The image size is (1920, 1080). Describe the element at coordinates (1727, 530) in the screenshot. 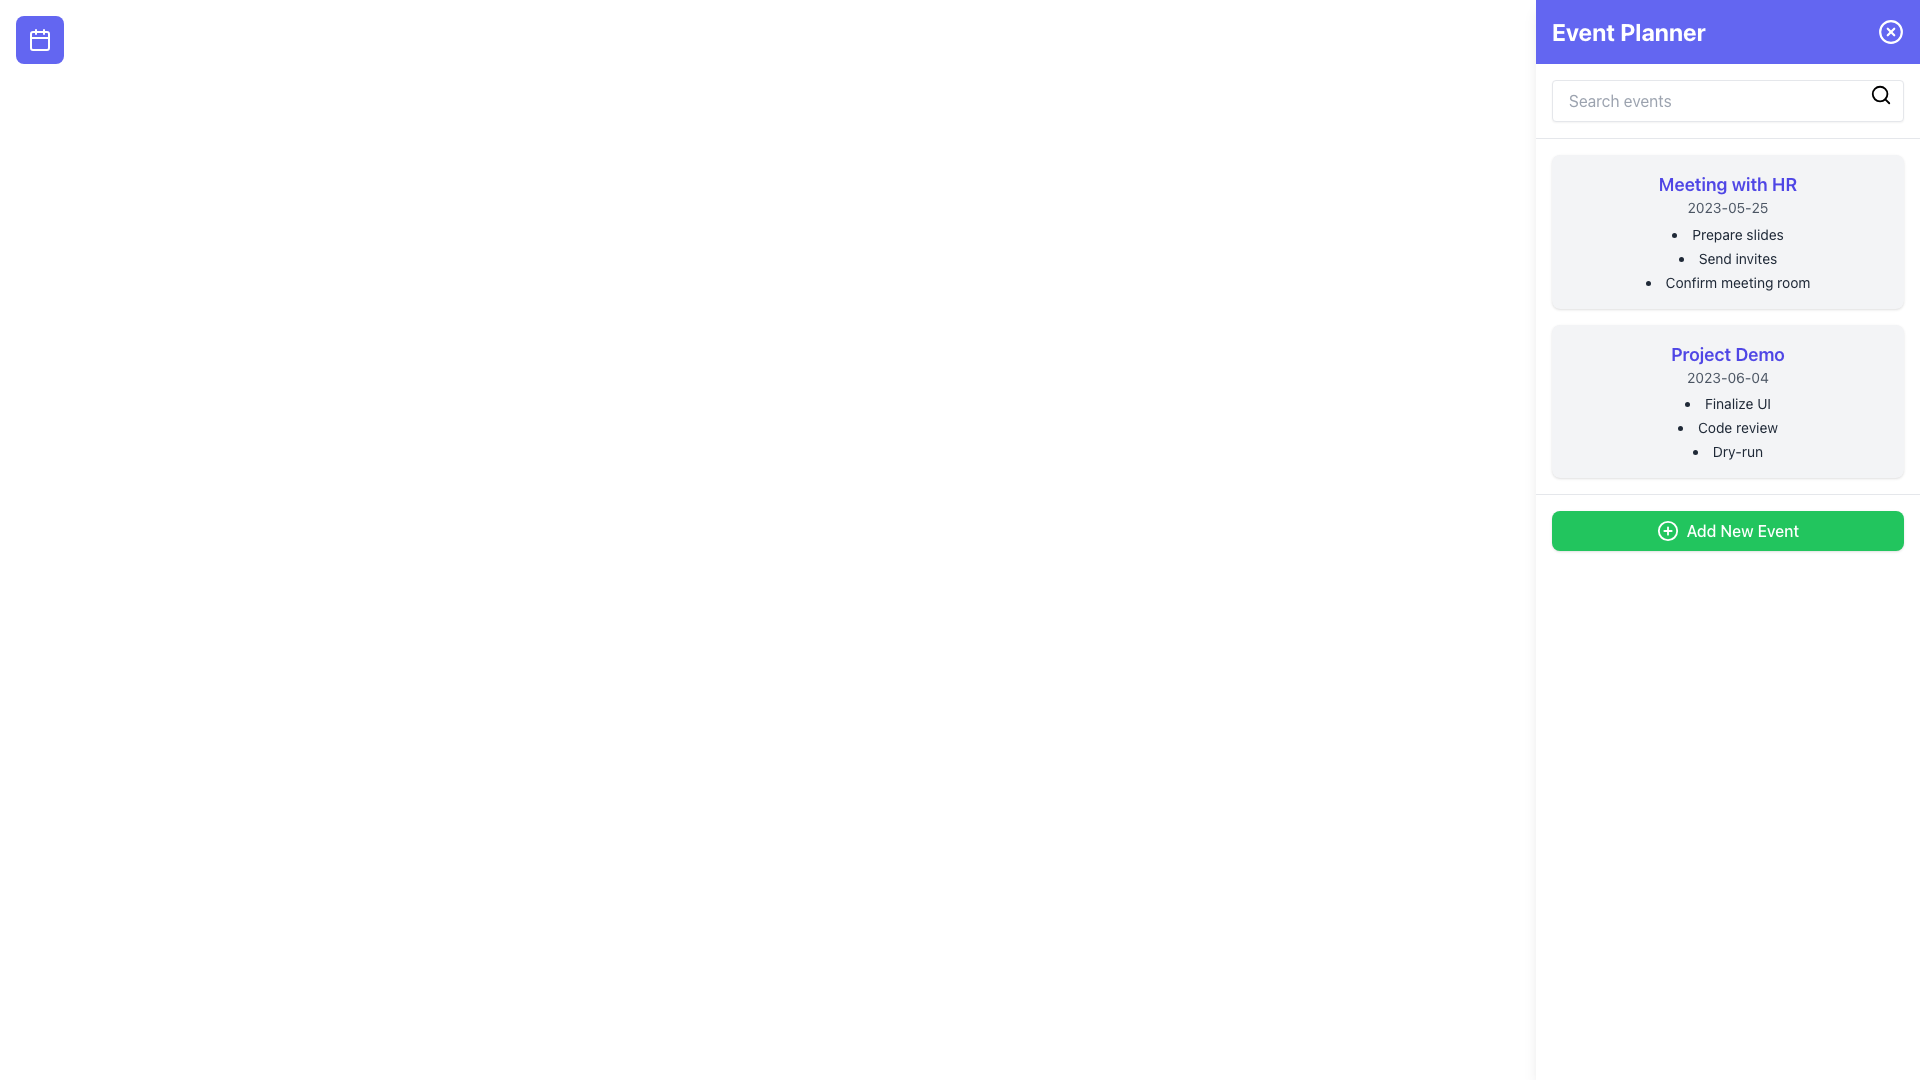

I see `the 'Add New Event' button located at the bottom of the right sidebar, under other event entries` at that location.